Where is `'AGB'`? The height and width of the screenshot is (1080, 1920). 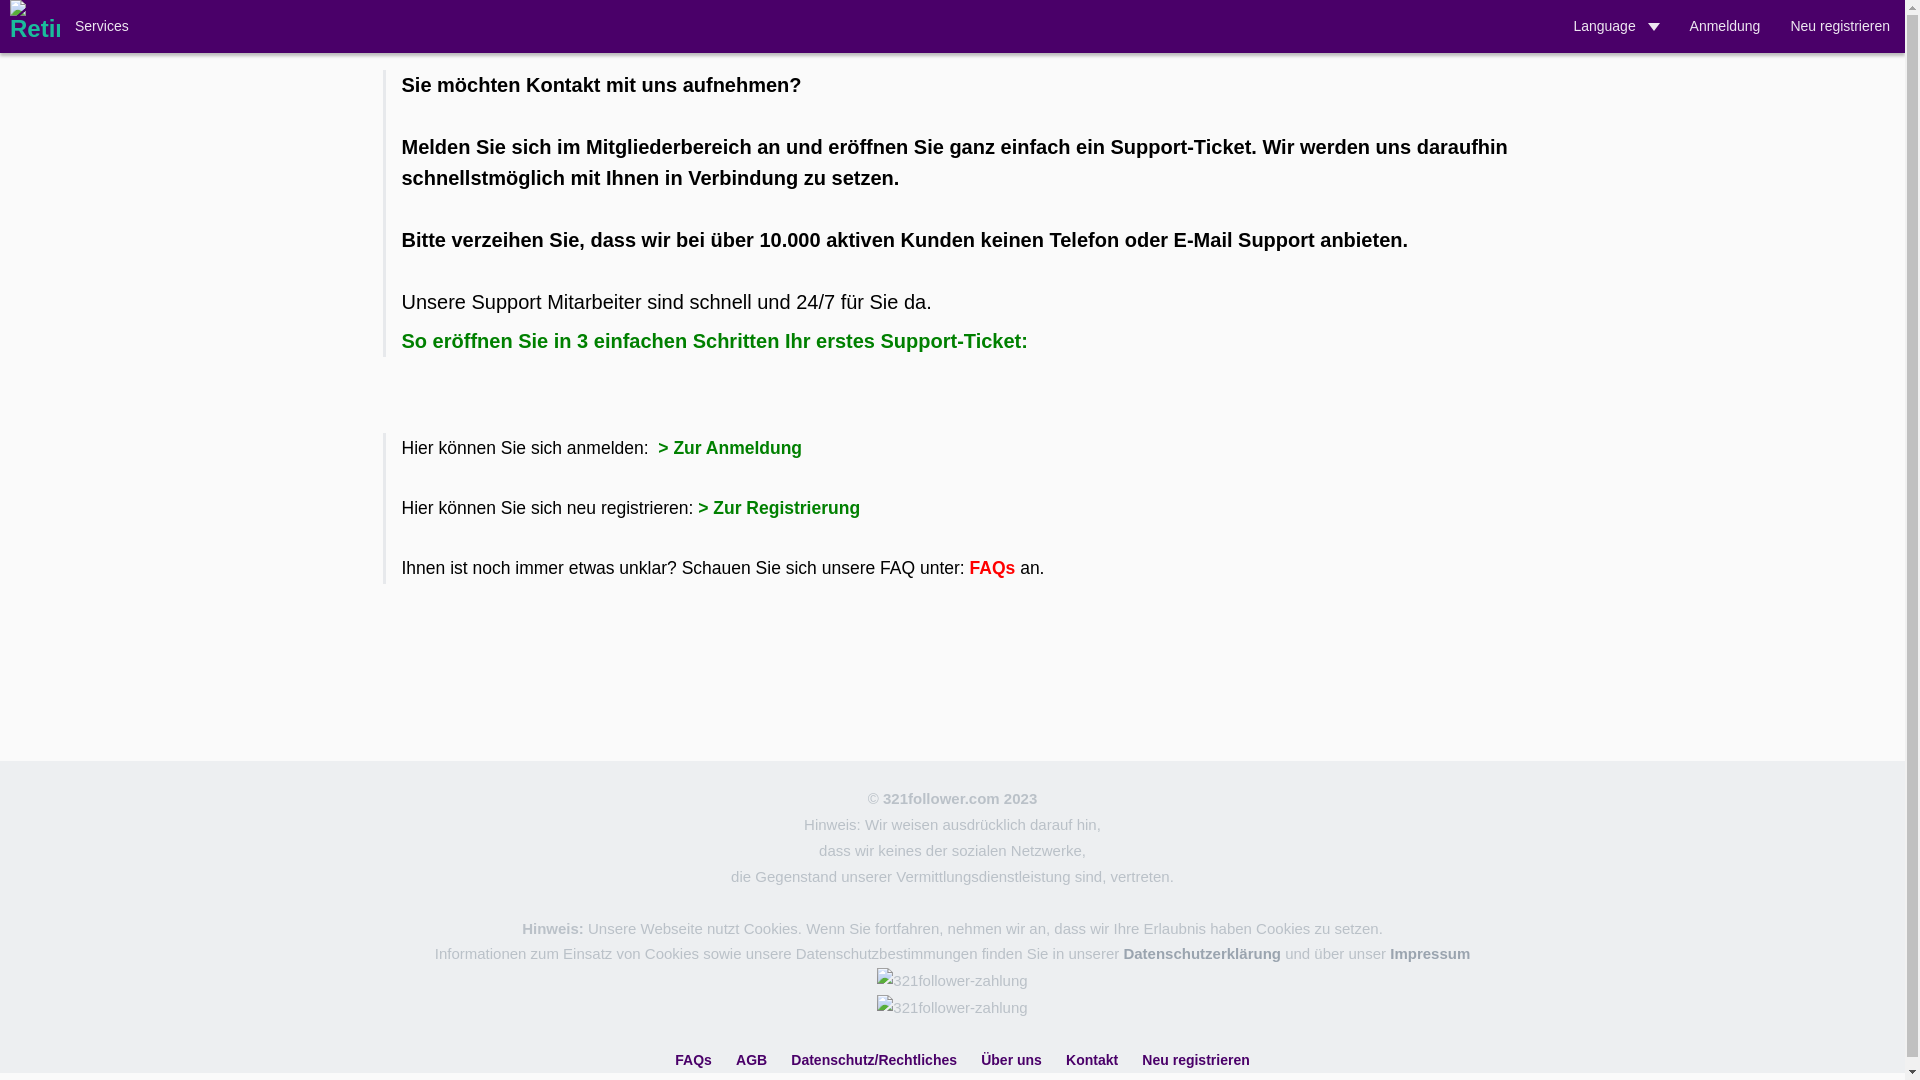 'AGB' is located at coordinates (750, 1059).